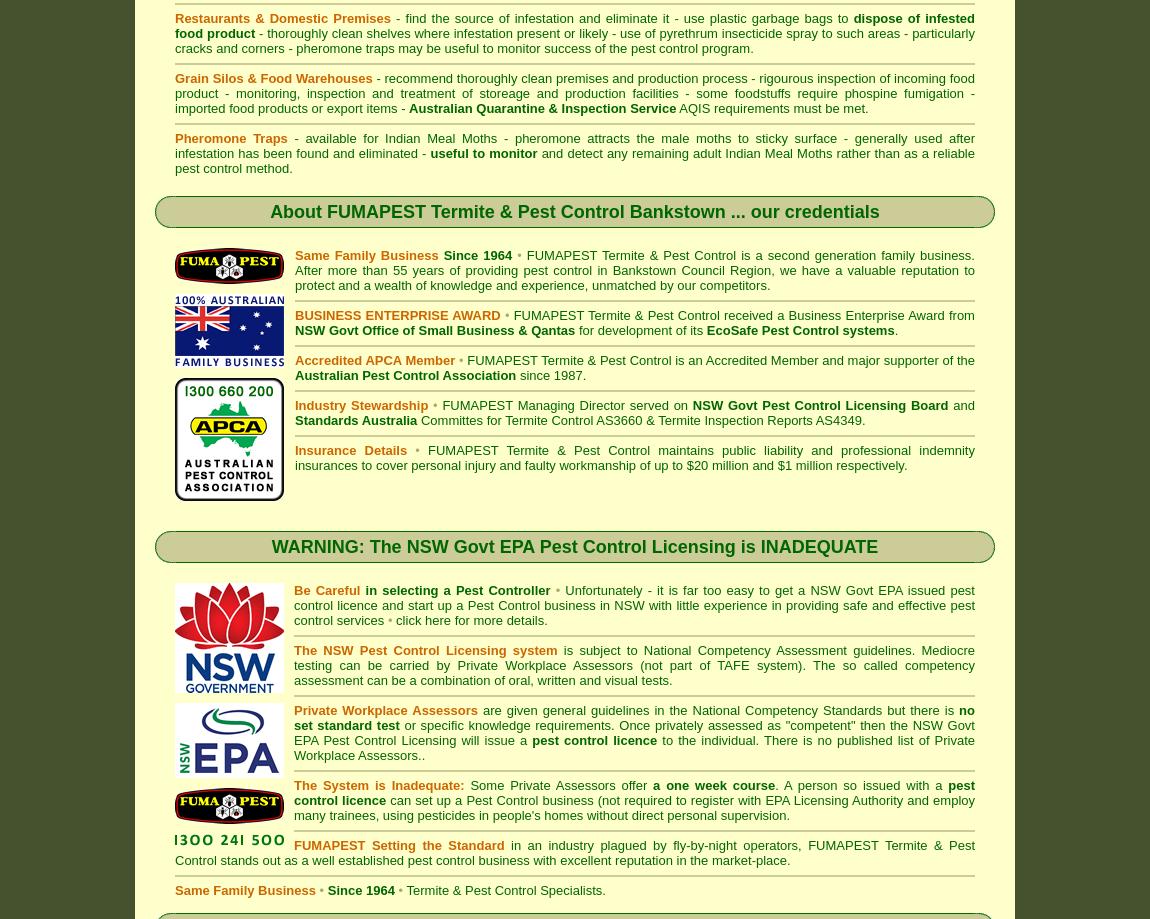 Image resolution: width=1150 pixels, height=919 pixels. Describe the element at coordinates (598, 649) in the screenshot. I see `'is subject to'` at that location.